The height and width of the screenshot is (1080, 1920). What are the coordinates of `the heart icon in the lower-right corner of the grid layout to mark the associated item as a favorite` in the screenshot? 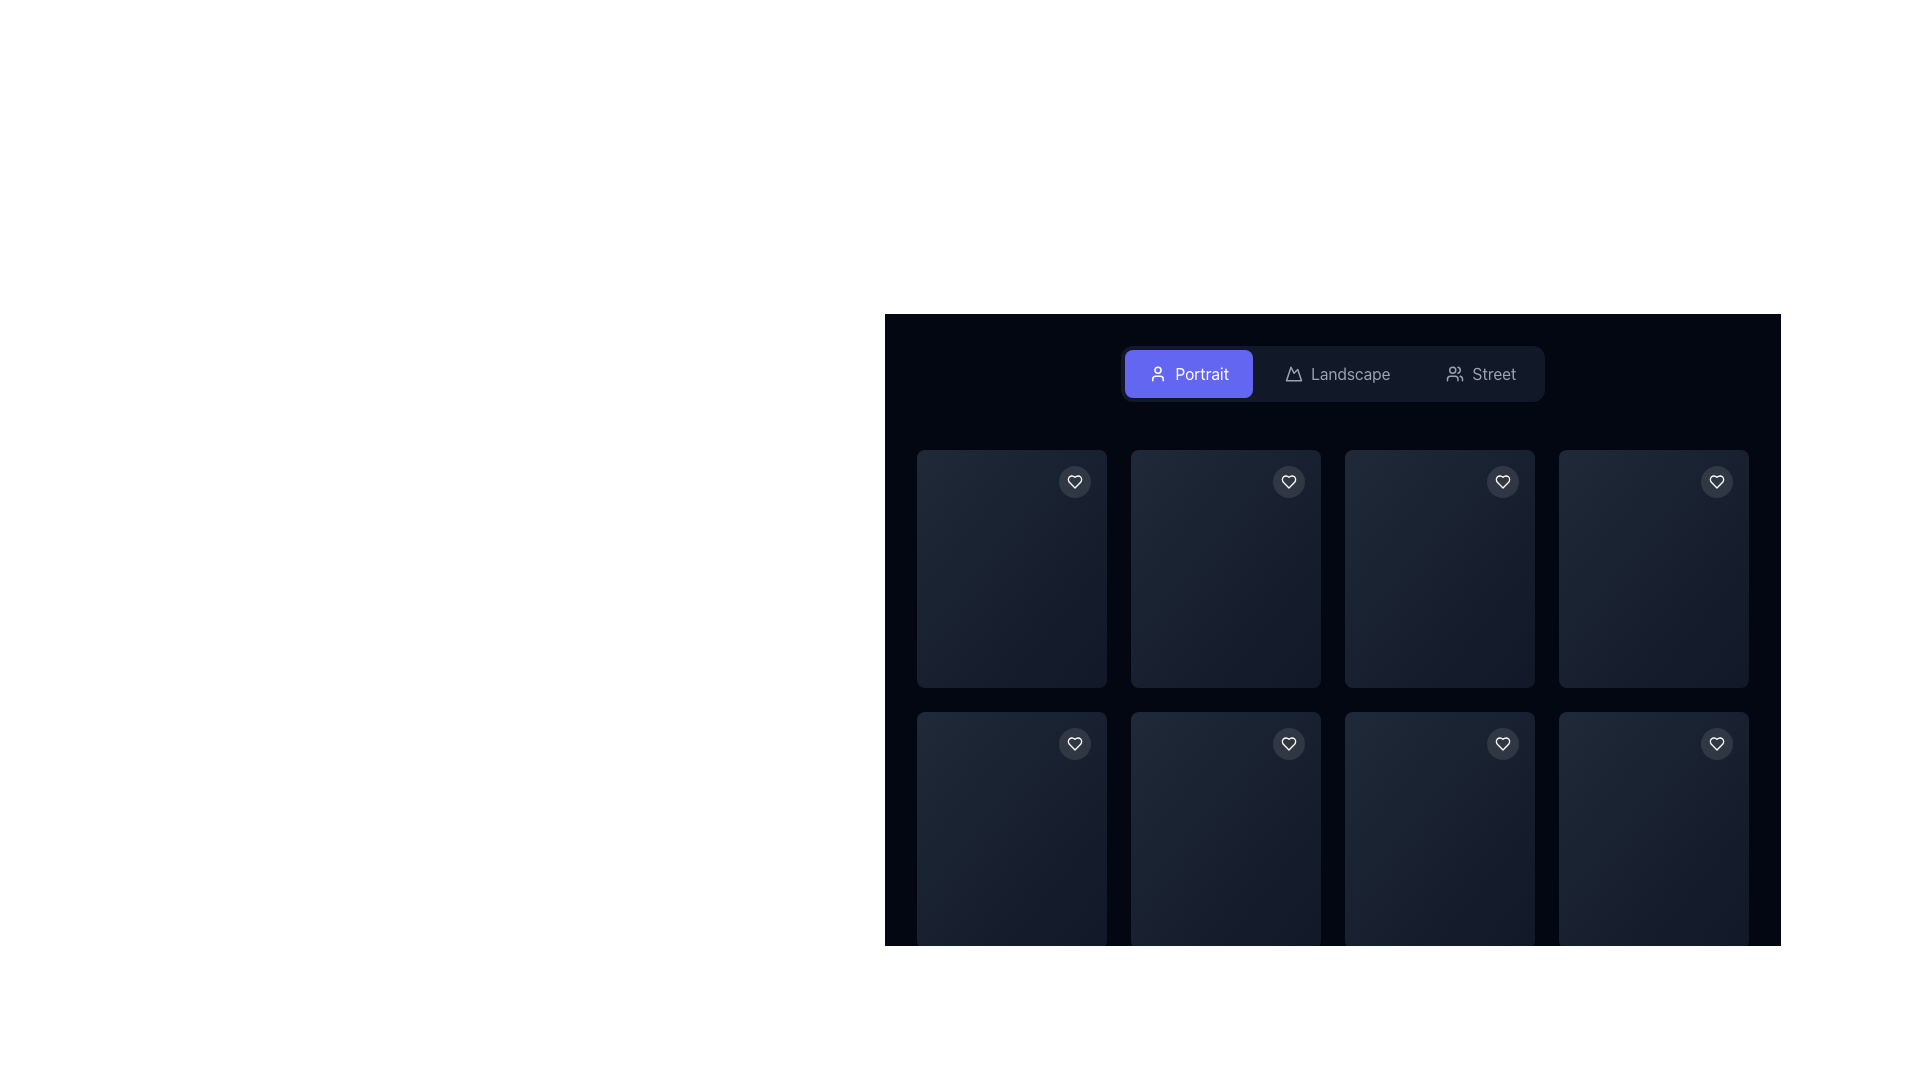 It's located at (1716, 743).